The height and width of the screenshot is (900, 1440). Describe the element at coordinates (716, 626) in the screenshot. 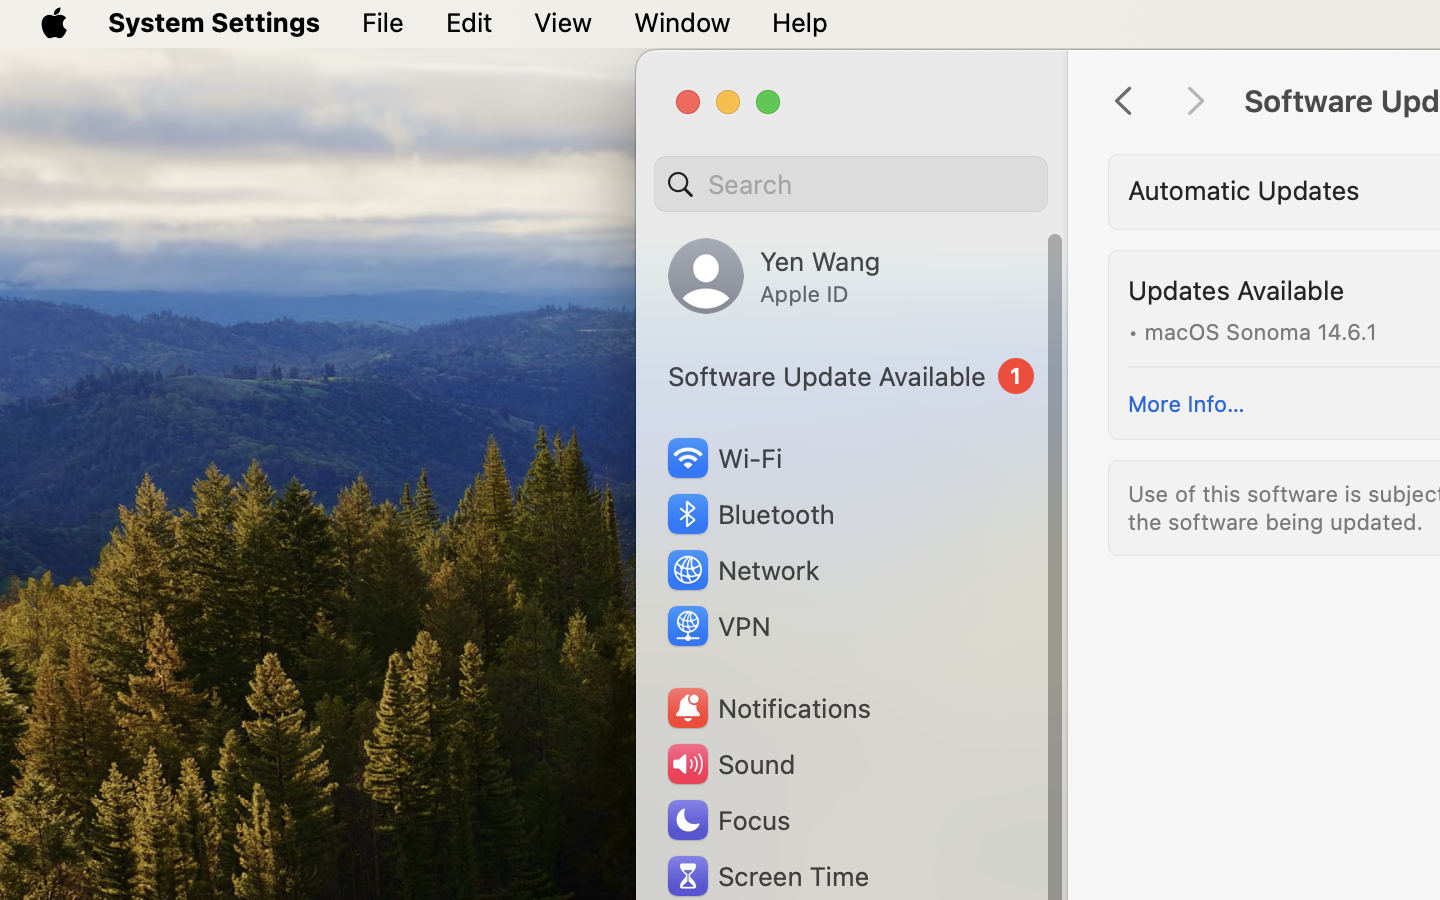

I see `'VPN'` at that location.